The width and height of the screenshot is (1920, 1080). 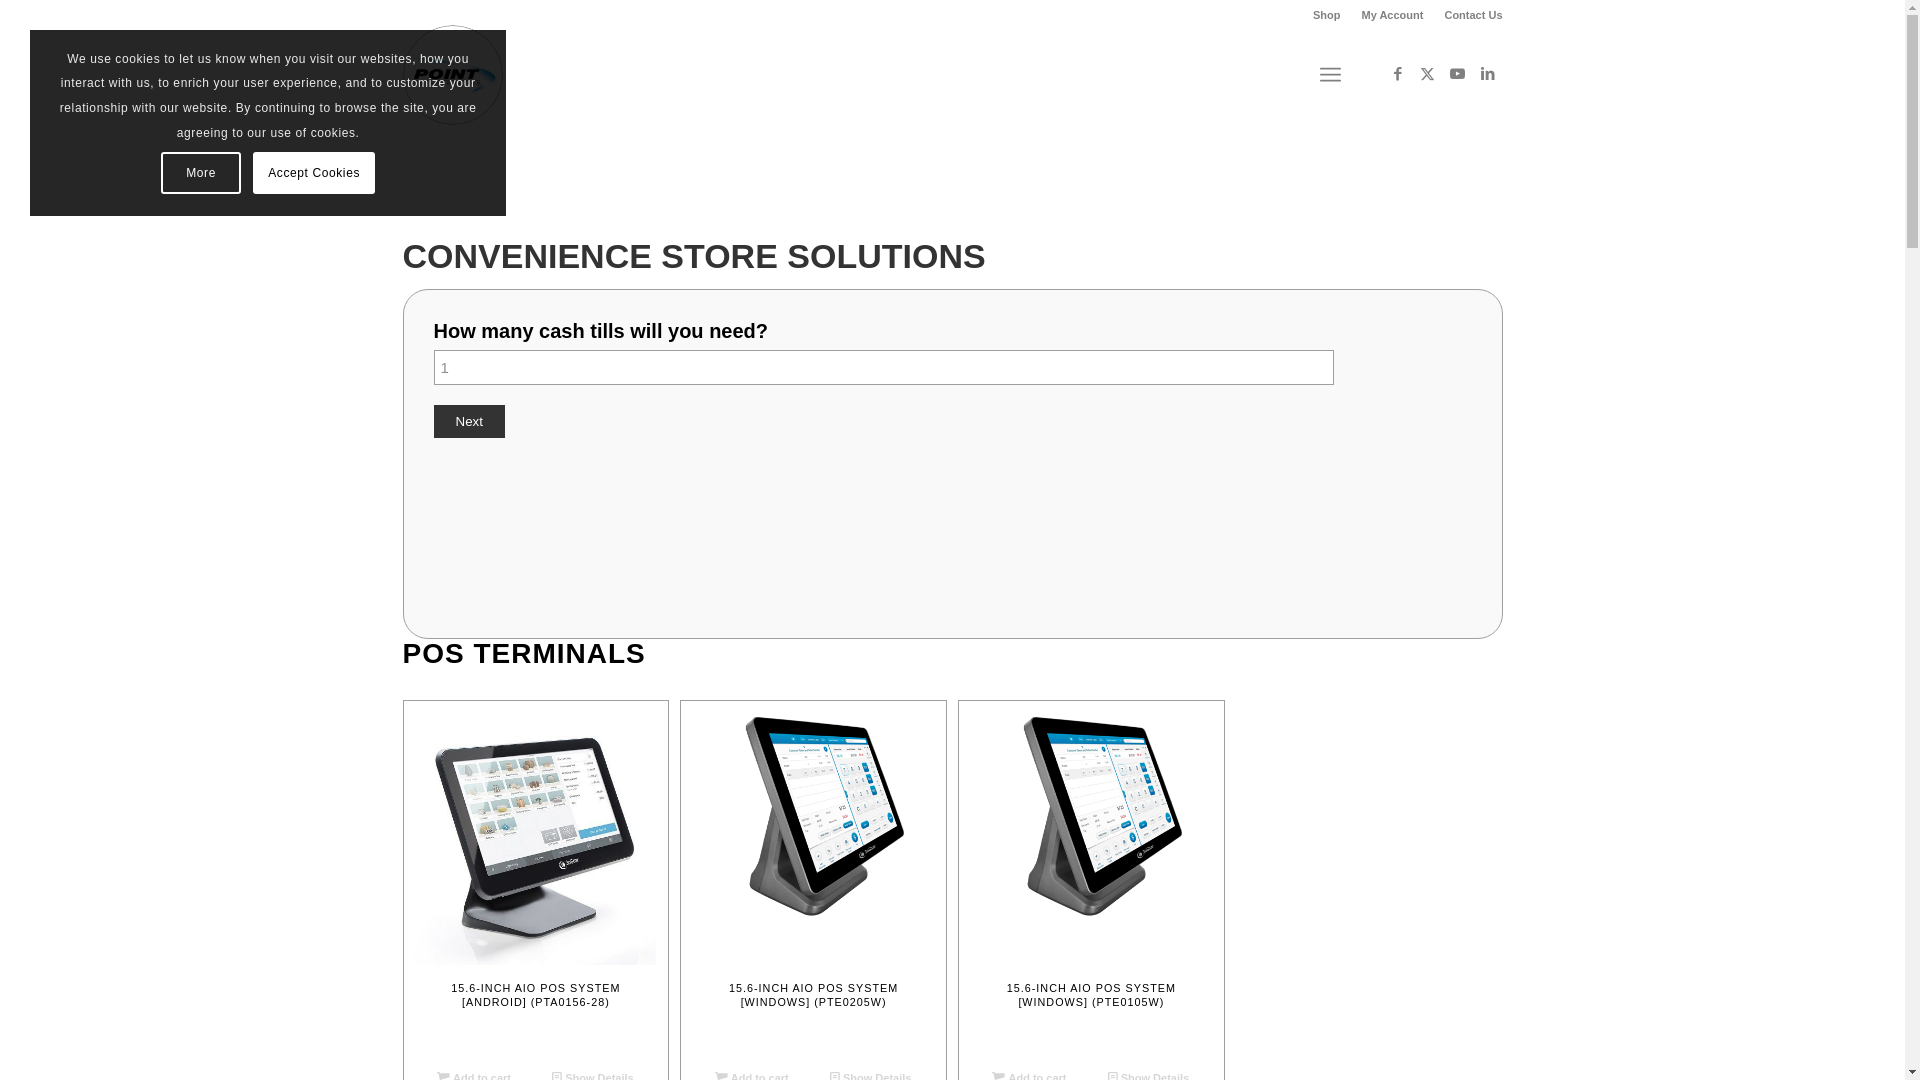 I want to click on 'Facebook', so click(x=1395, y=72).